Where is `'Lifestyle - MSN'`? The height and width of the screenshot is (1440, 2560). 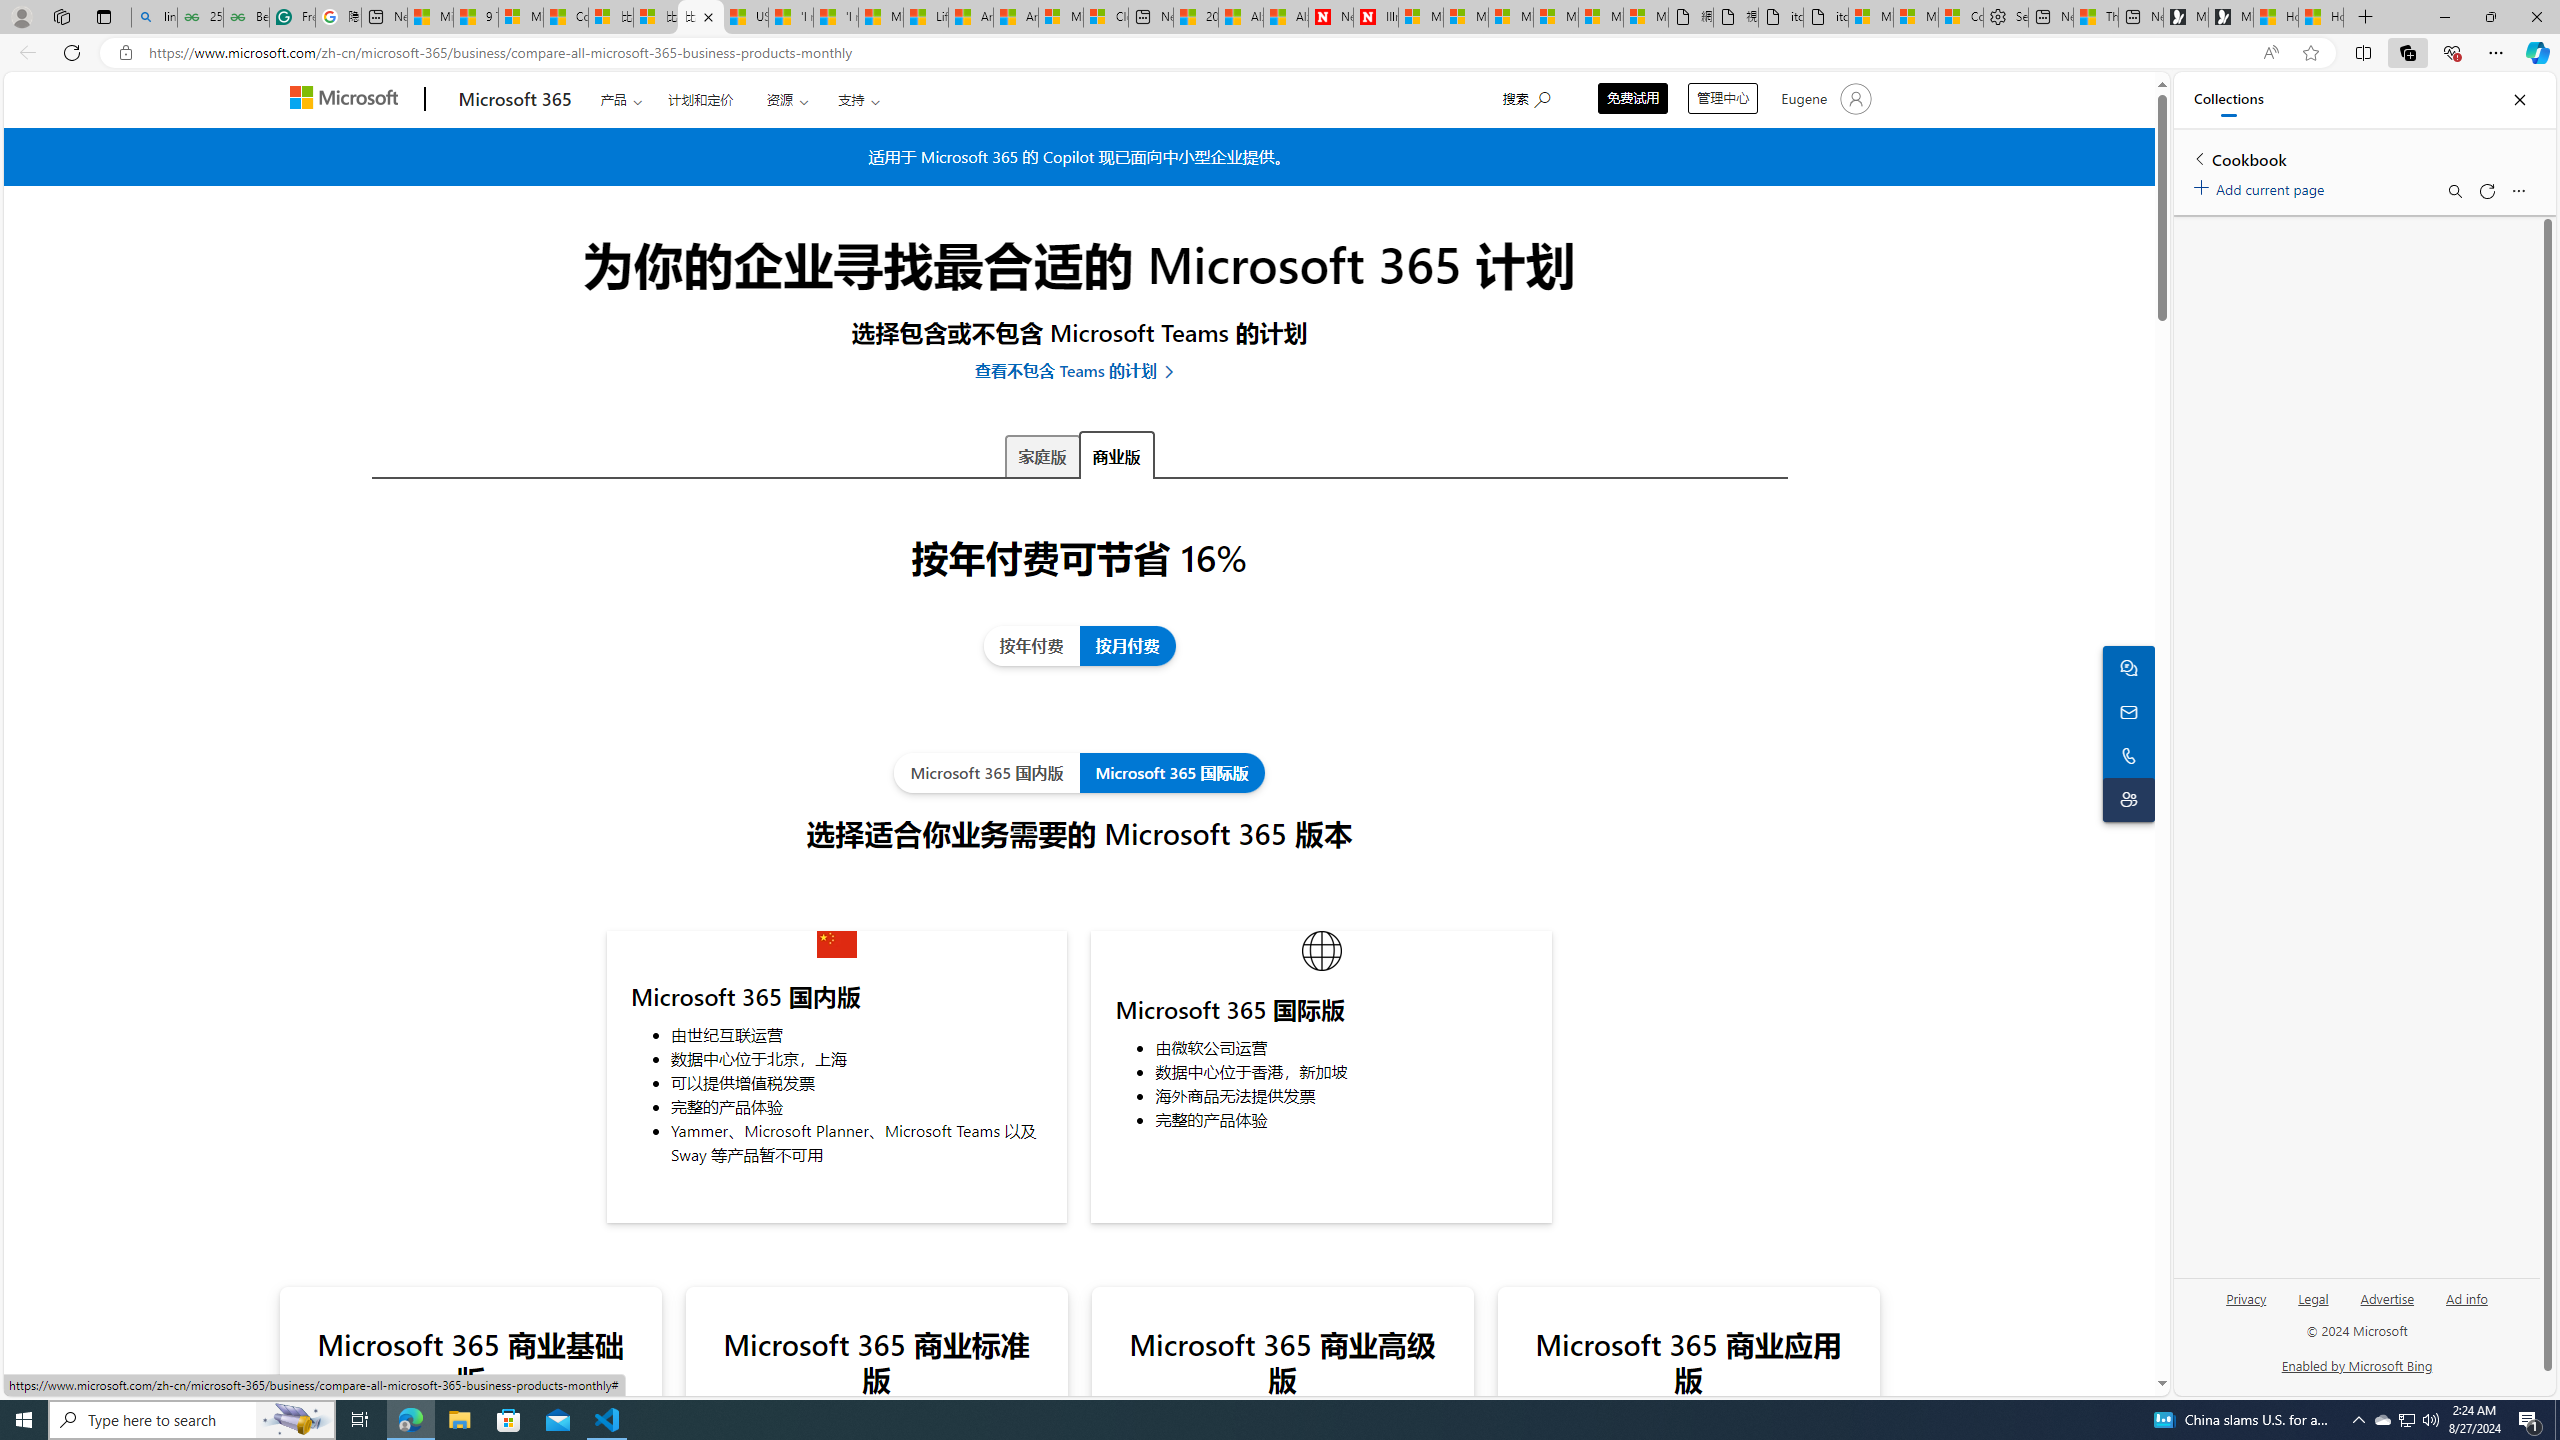 'Lifestyle - MSN' is located at coordinates (925, 16).